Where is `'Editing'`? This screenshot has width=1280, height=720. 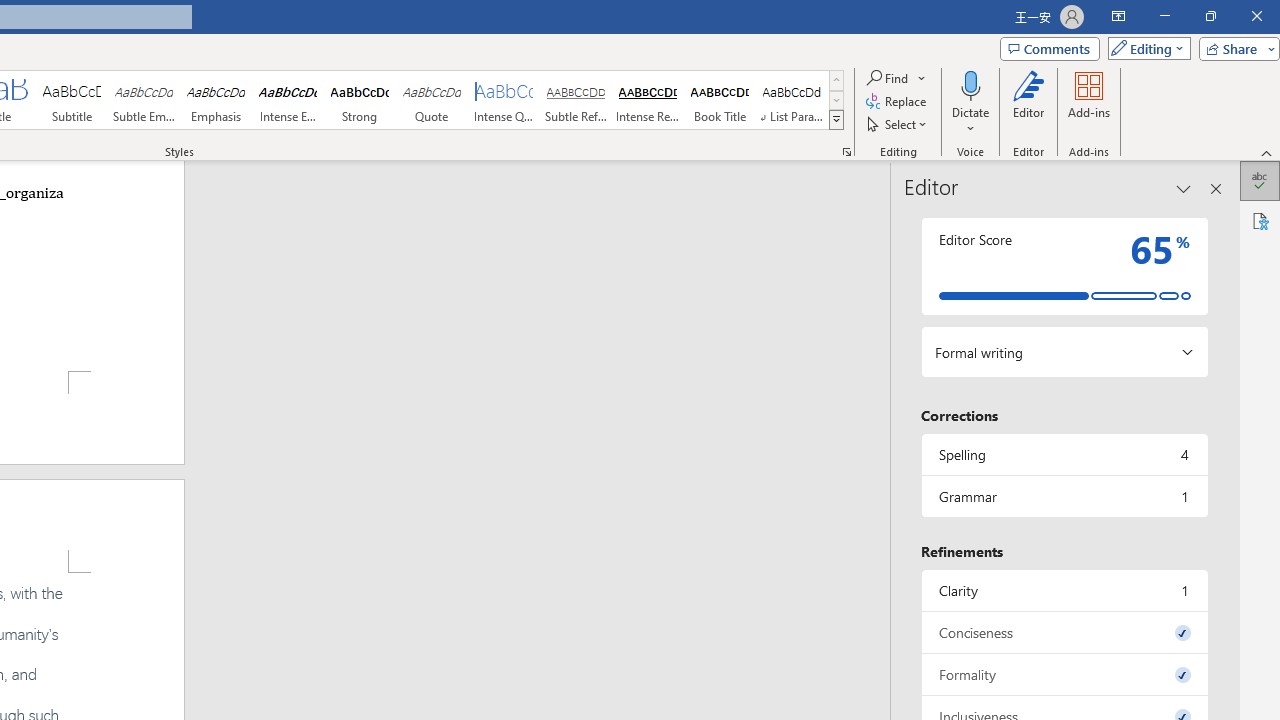 'Editing' is located at coordinates (1144, 47).